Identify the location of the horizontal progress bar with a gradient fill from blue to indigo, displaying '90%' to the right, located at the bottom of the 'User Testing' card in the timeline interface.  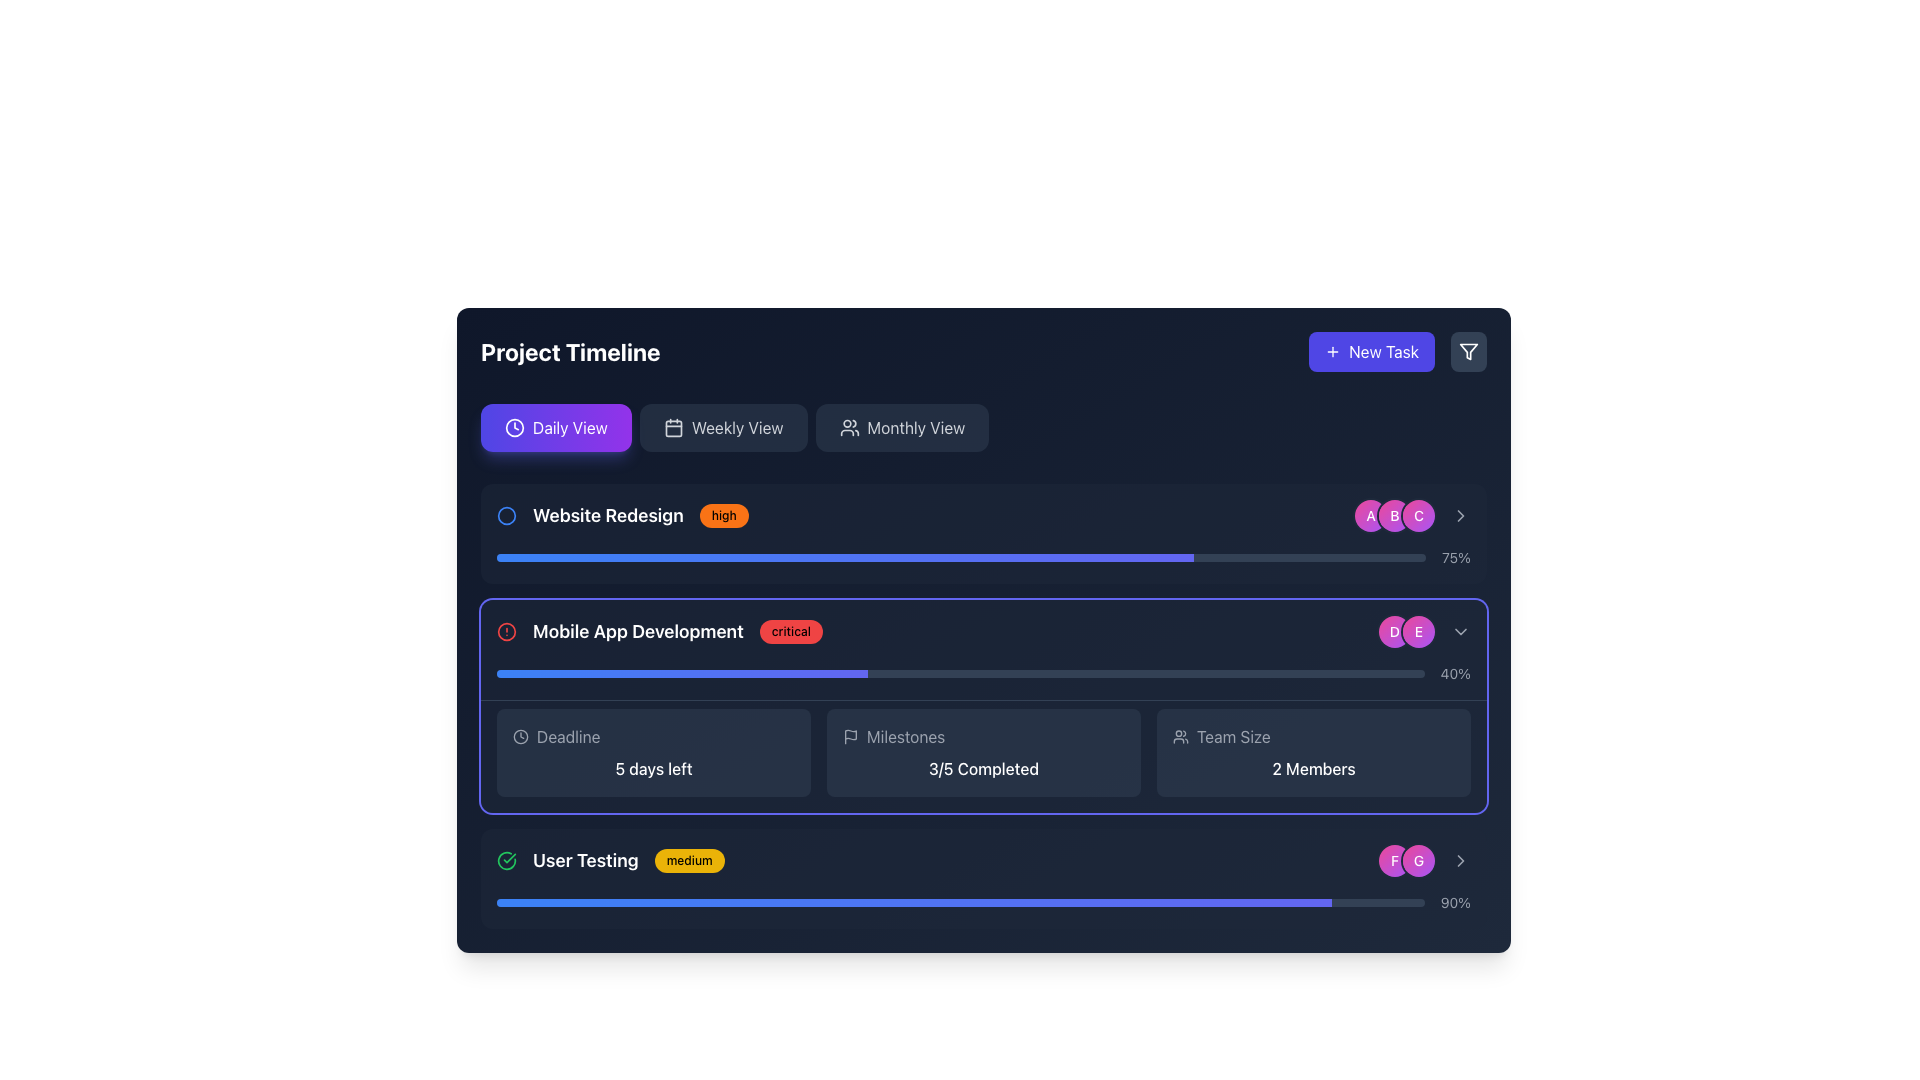
(983, 902).